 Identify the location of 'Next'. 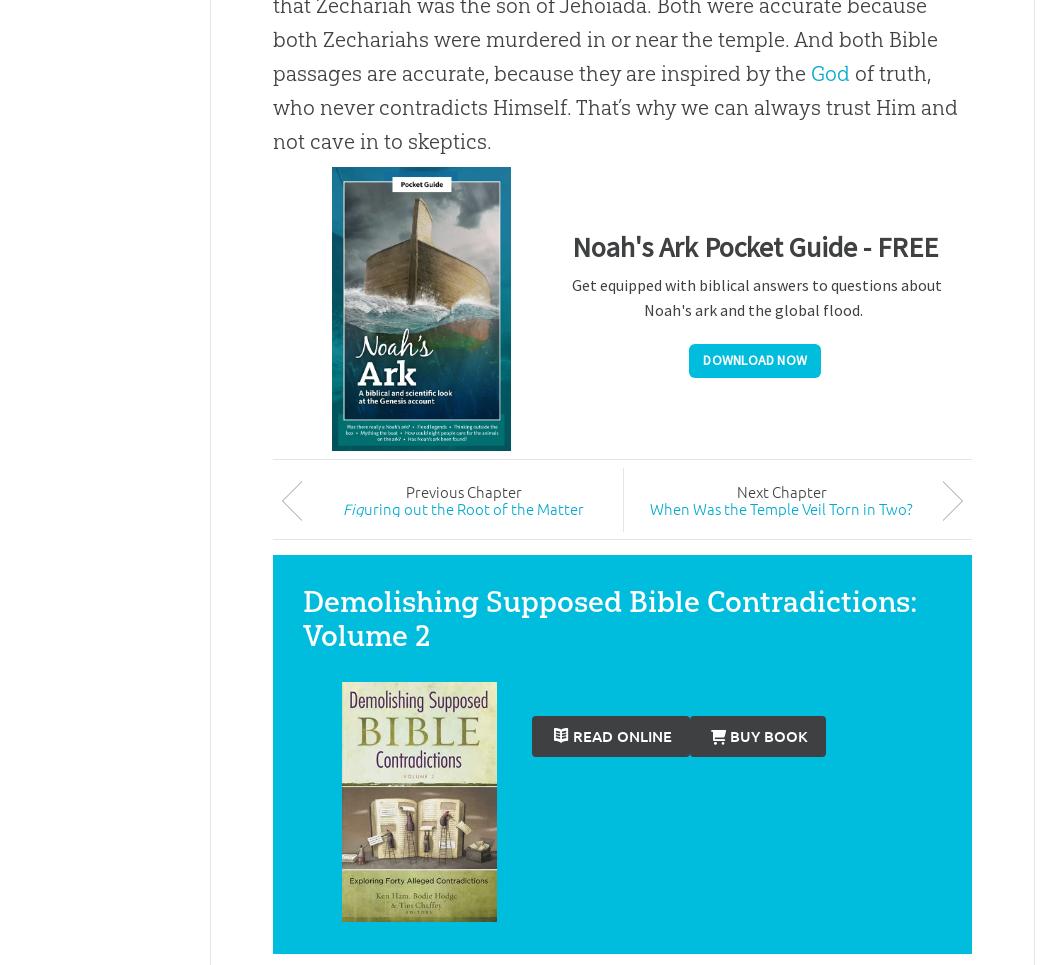
(735, 490).